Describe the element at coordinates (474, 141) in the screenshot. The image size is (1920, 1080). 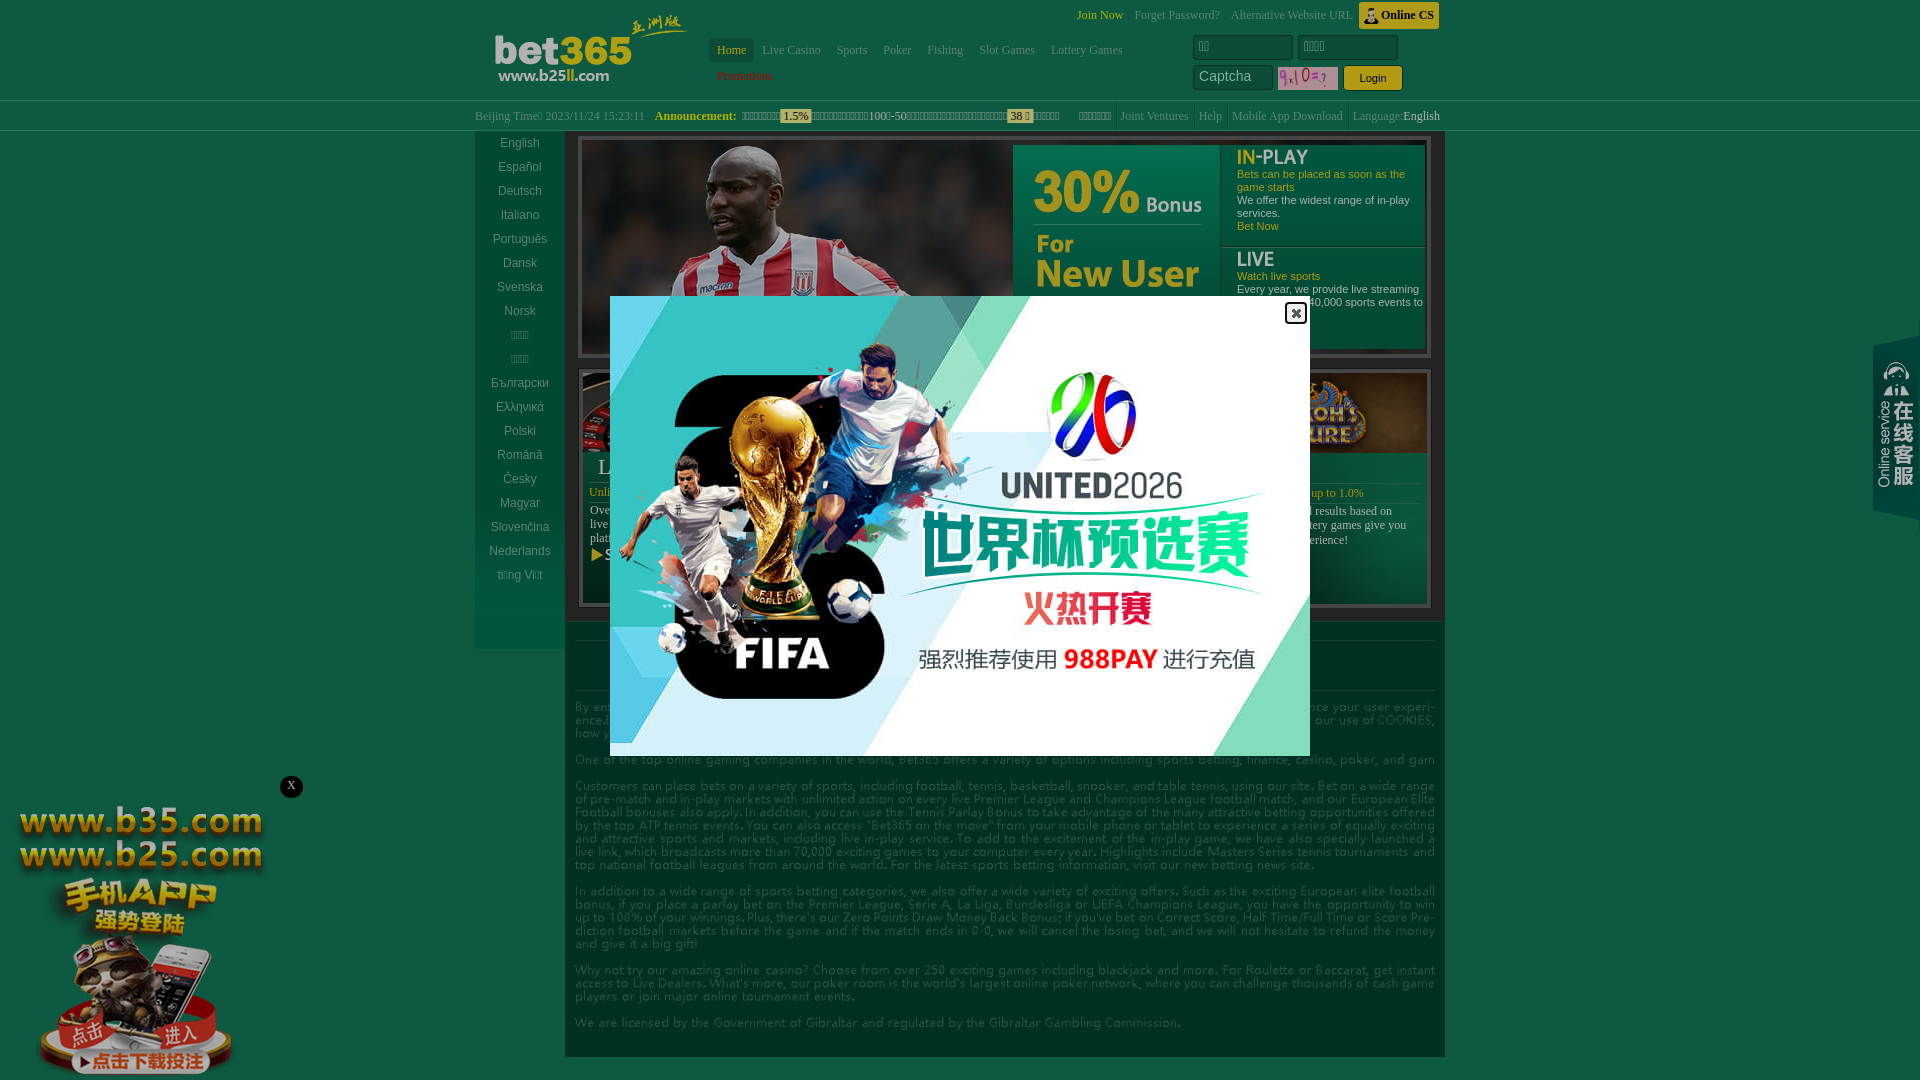
I see `'English'` at that location.